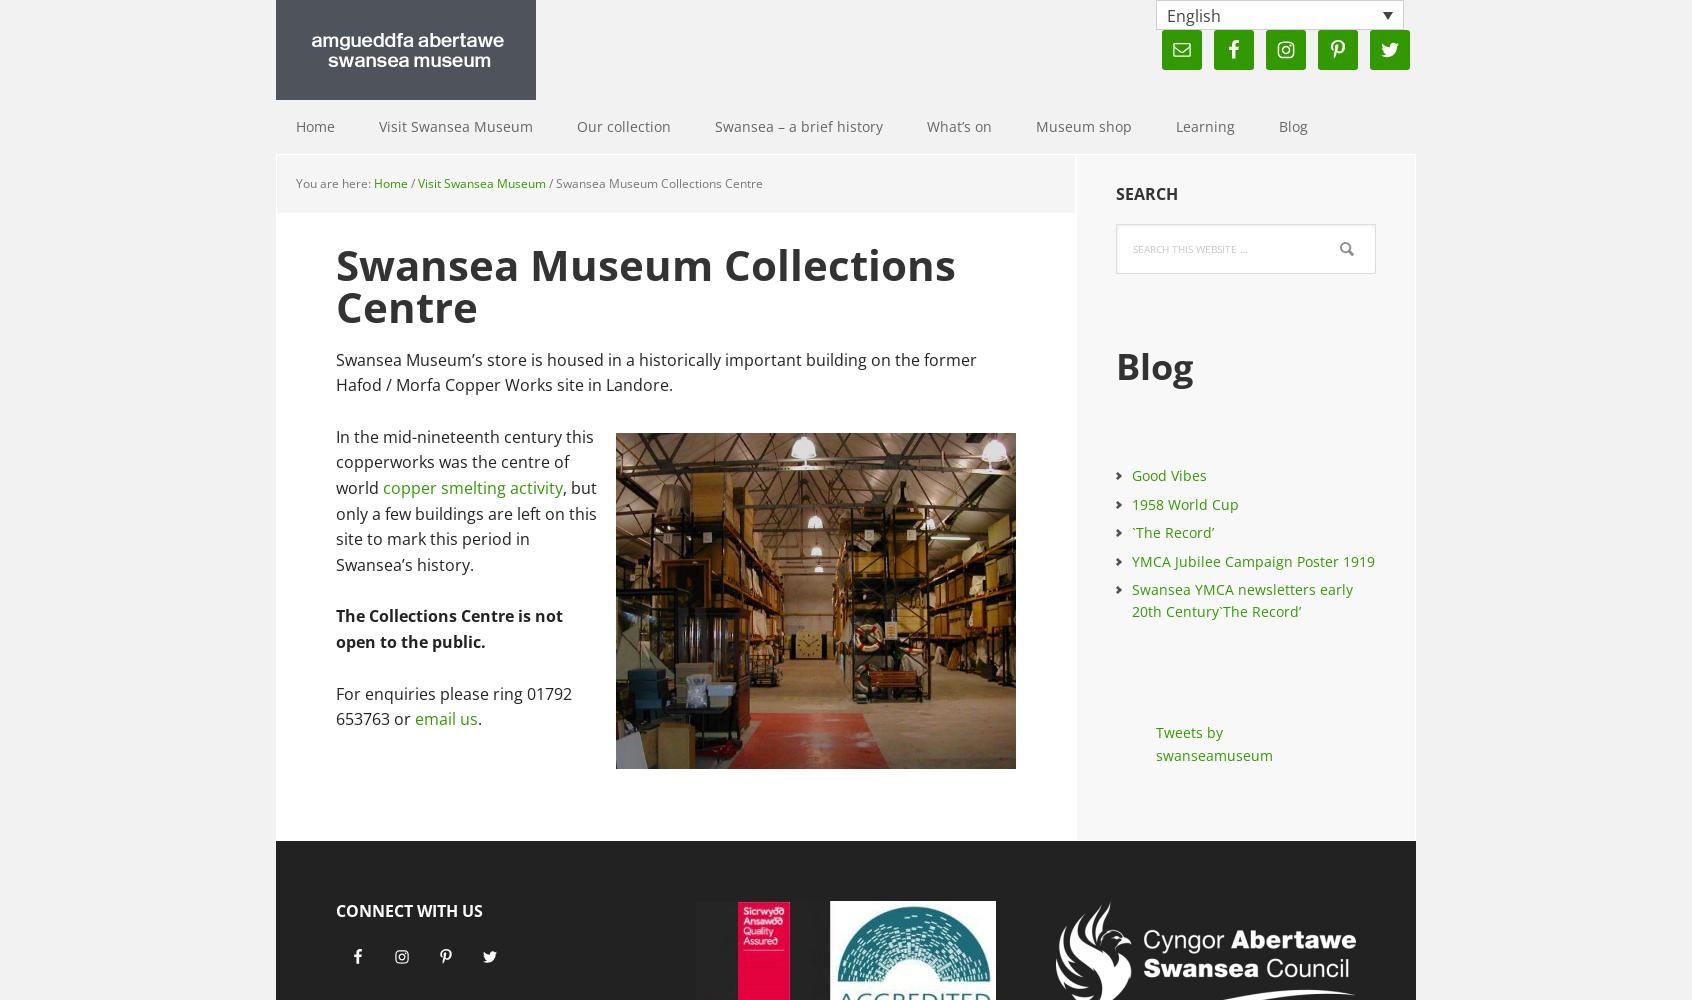 This screenshot has height=1000, width=1692. Describe the element at coordinates (1084, 126) in the screenshot. I see `'Museum shop'` at that location.